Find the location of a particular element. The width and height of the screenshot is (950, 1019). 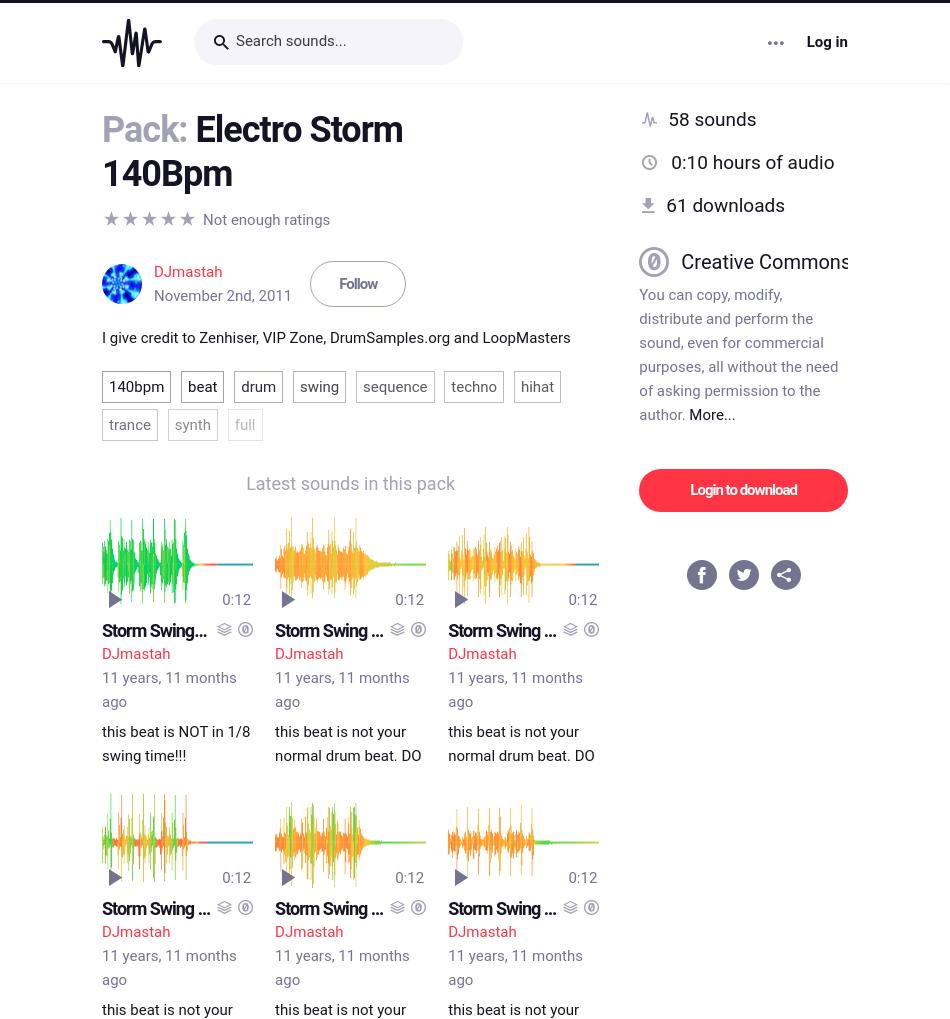

'Electro Storm 140Bpm' is located at coordinates (251, 148).